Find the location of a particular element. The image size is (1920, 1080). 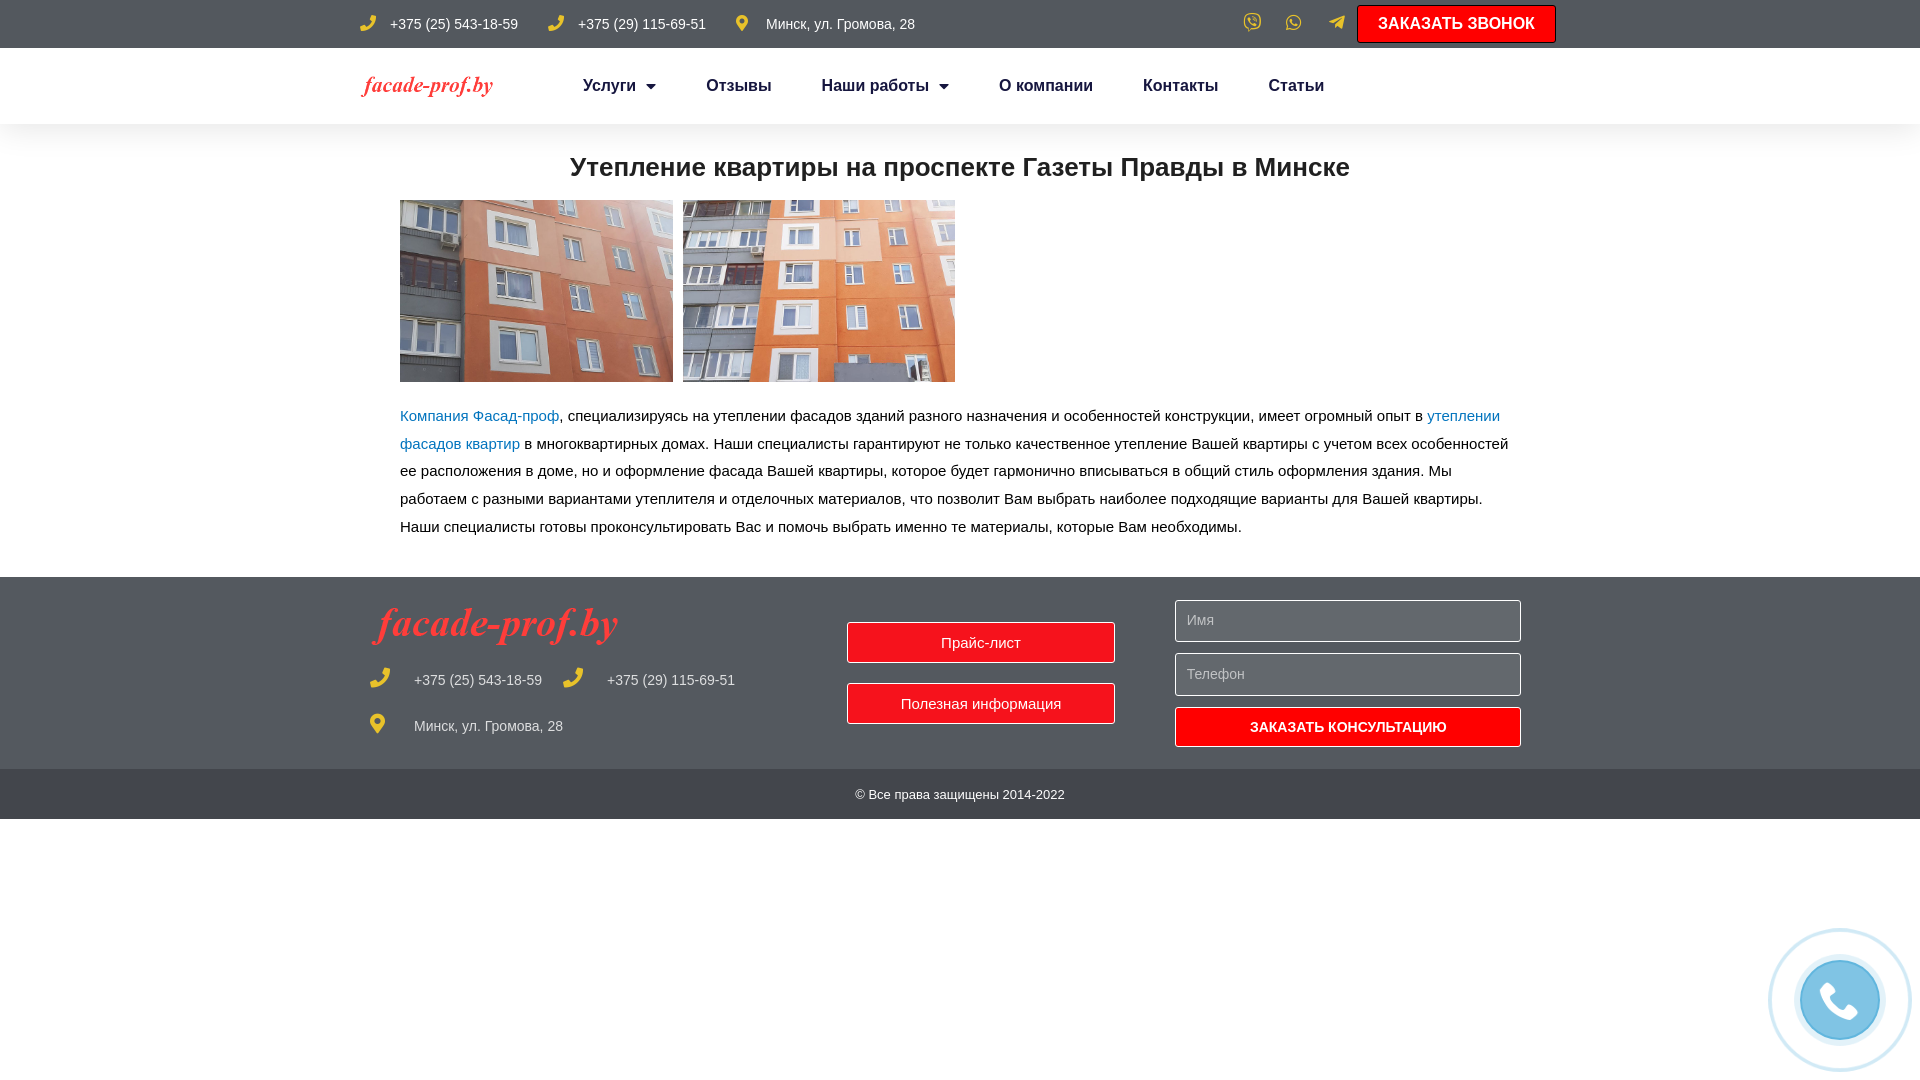

'+375 (25) 543-18-59' is located at coordinates (455, 678).